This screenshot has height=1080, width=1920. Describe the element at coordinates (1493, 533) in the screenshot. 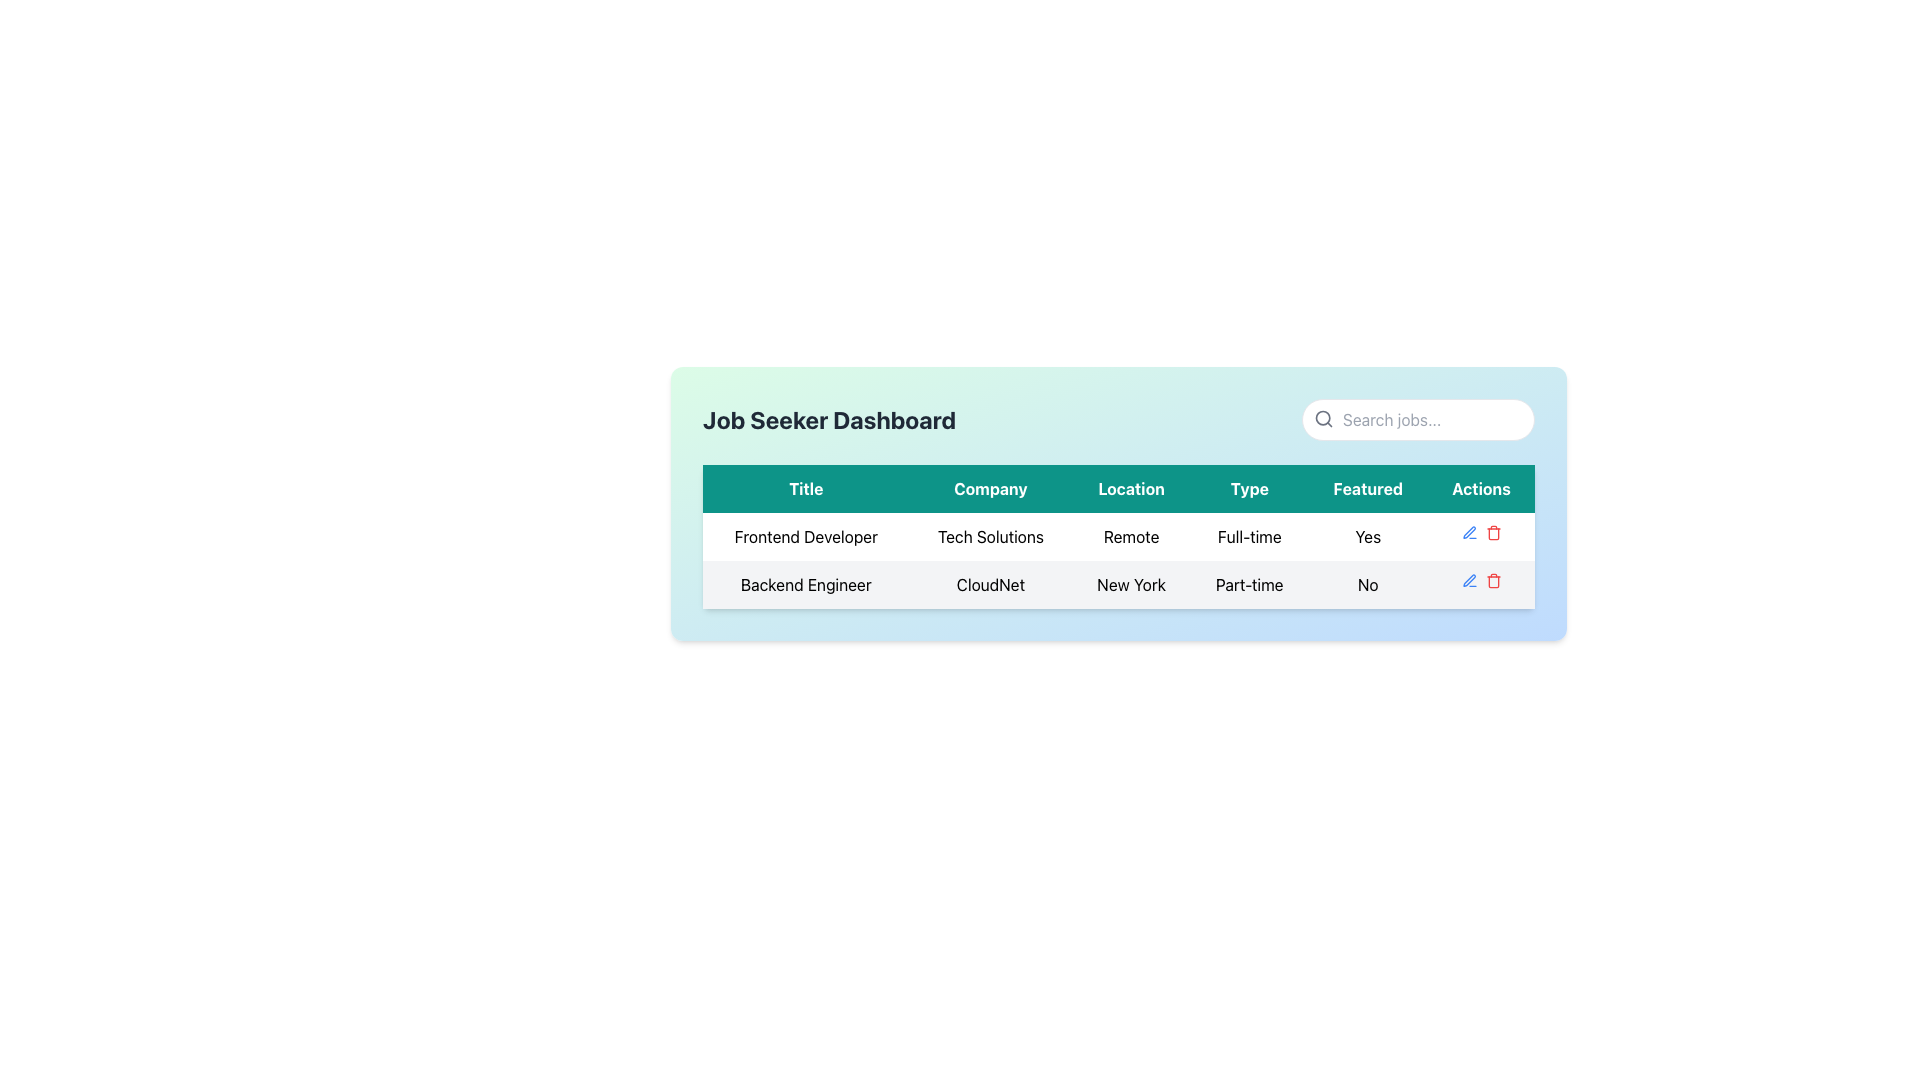

I see `the trash bin icon in the 'Actions' column associated with the 'Backend Engineer' job entry, located in the second row` at that location.